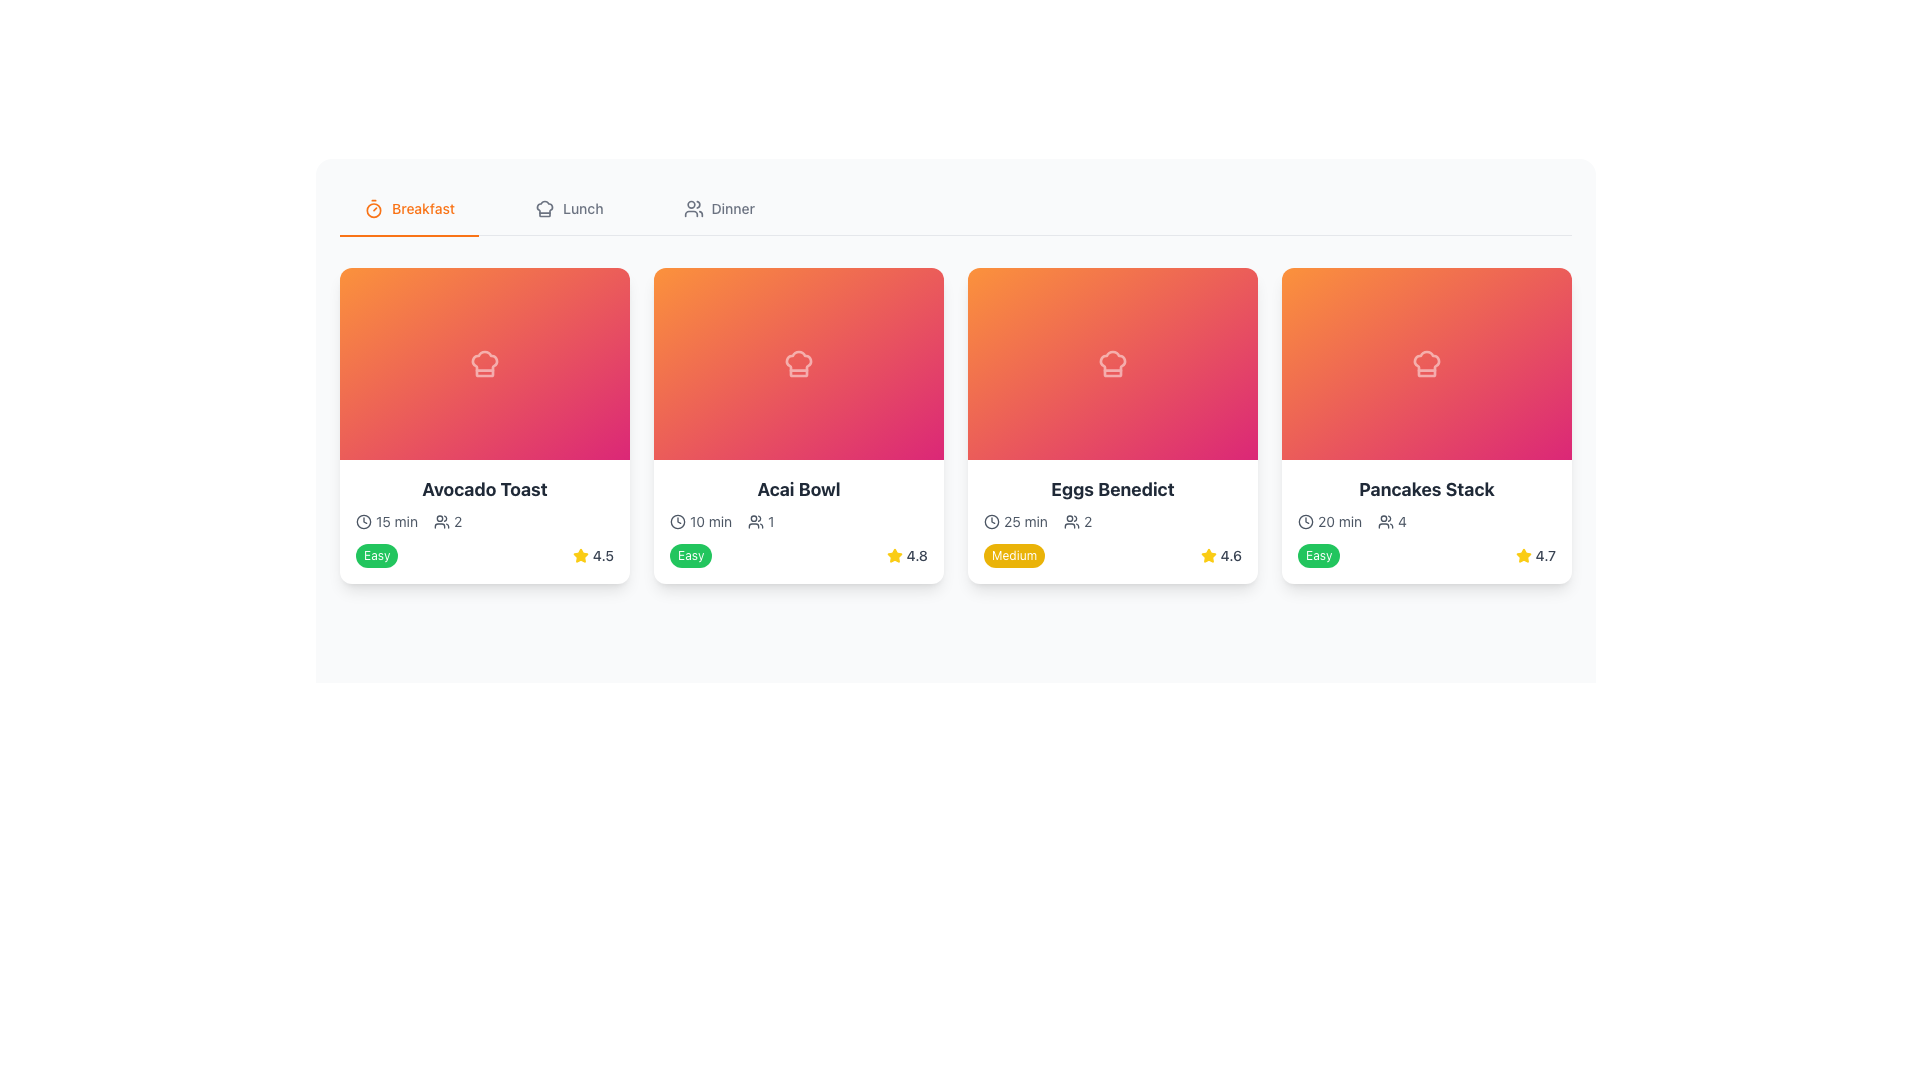 This screenshot has height=1080, width=1920. Describe the element at coordinates (1112, 363) in the screenshot. I see `the chef hat icon located in the third card of the horizontally arranged list of cards below the header tabs labeled 'Breakfast,' 'Lunch,' and 'Dinner.'` at that location.